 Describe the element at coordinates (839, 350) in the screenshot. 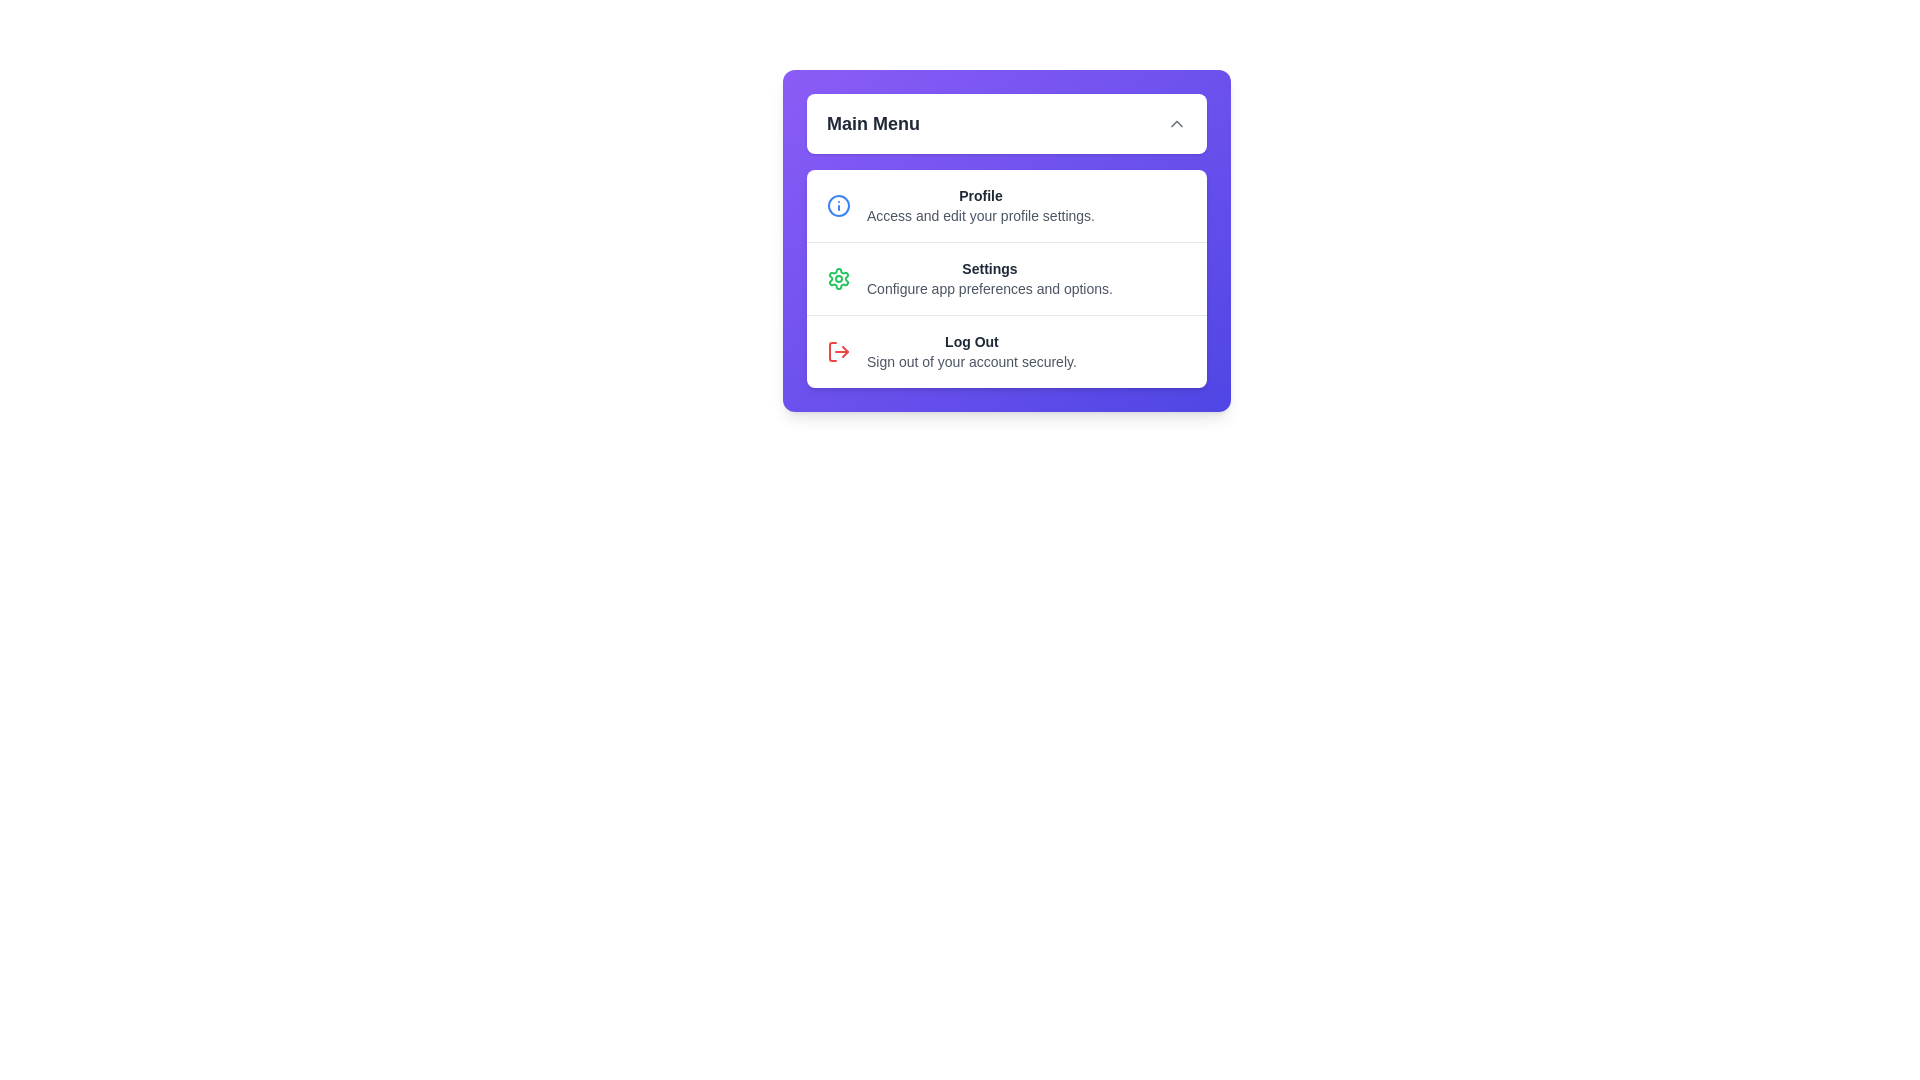

I see `the icon next to the Log Out menu item` at that location.